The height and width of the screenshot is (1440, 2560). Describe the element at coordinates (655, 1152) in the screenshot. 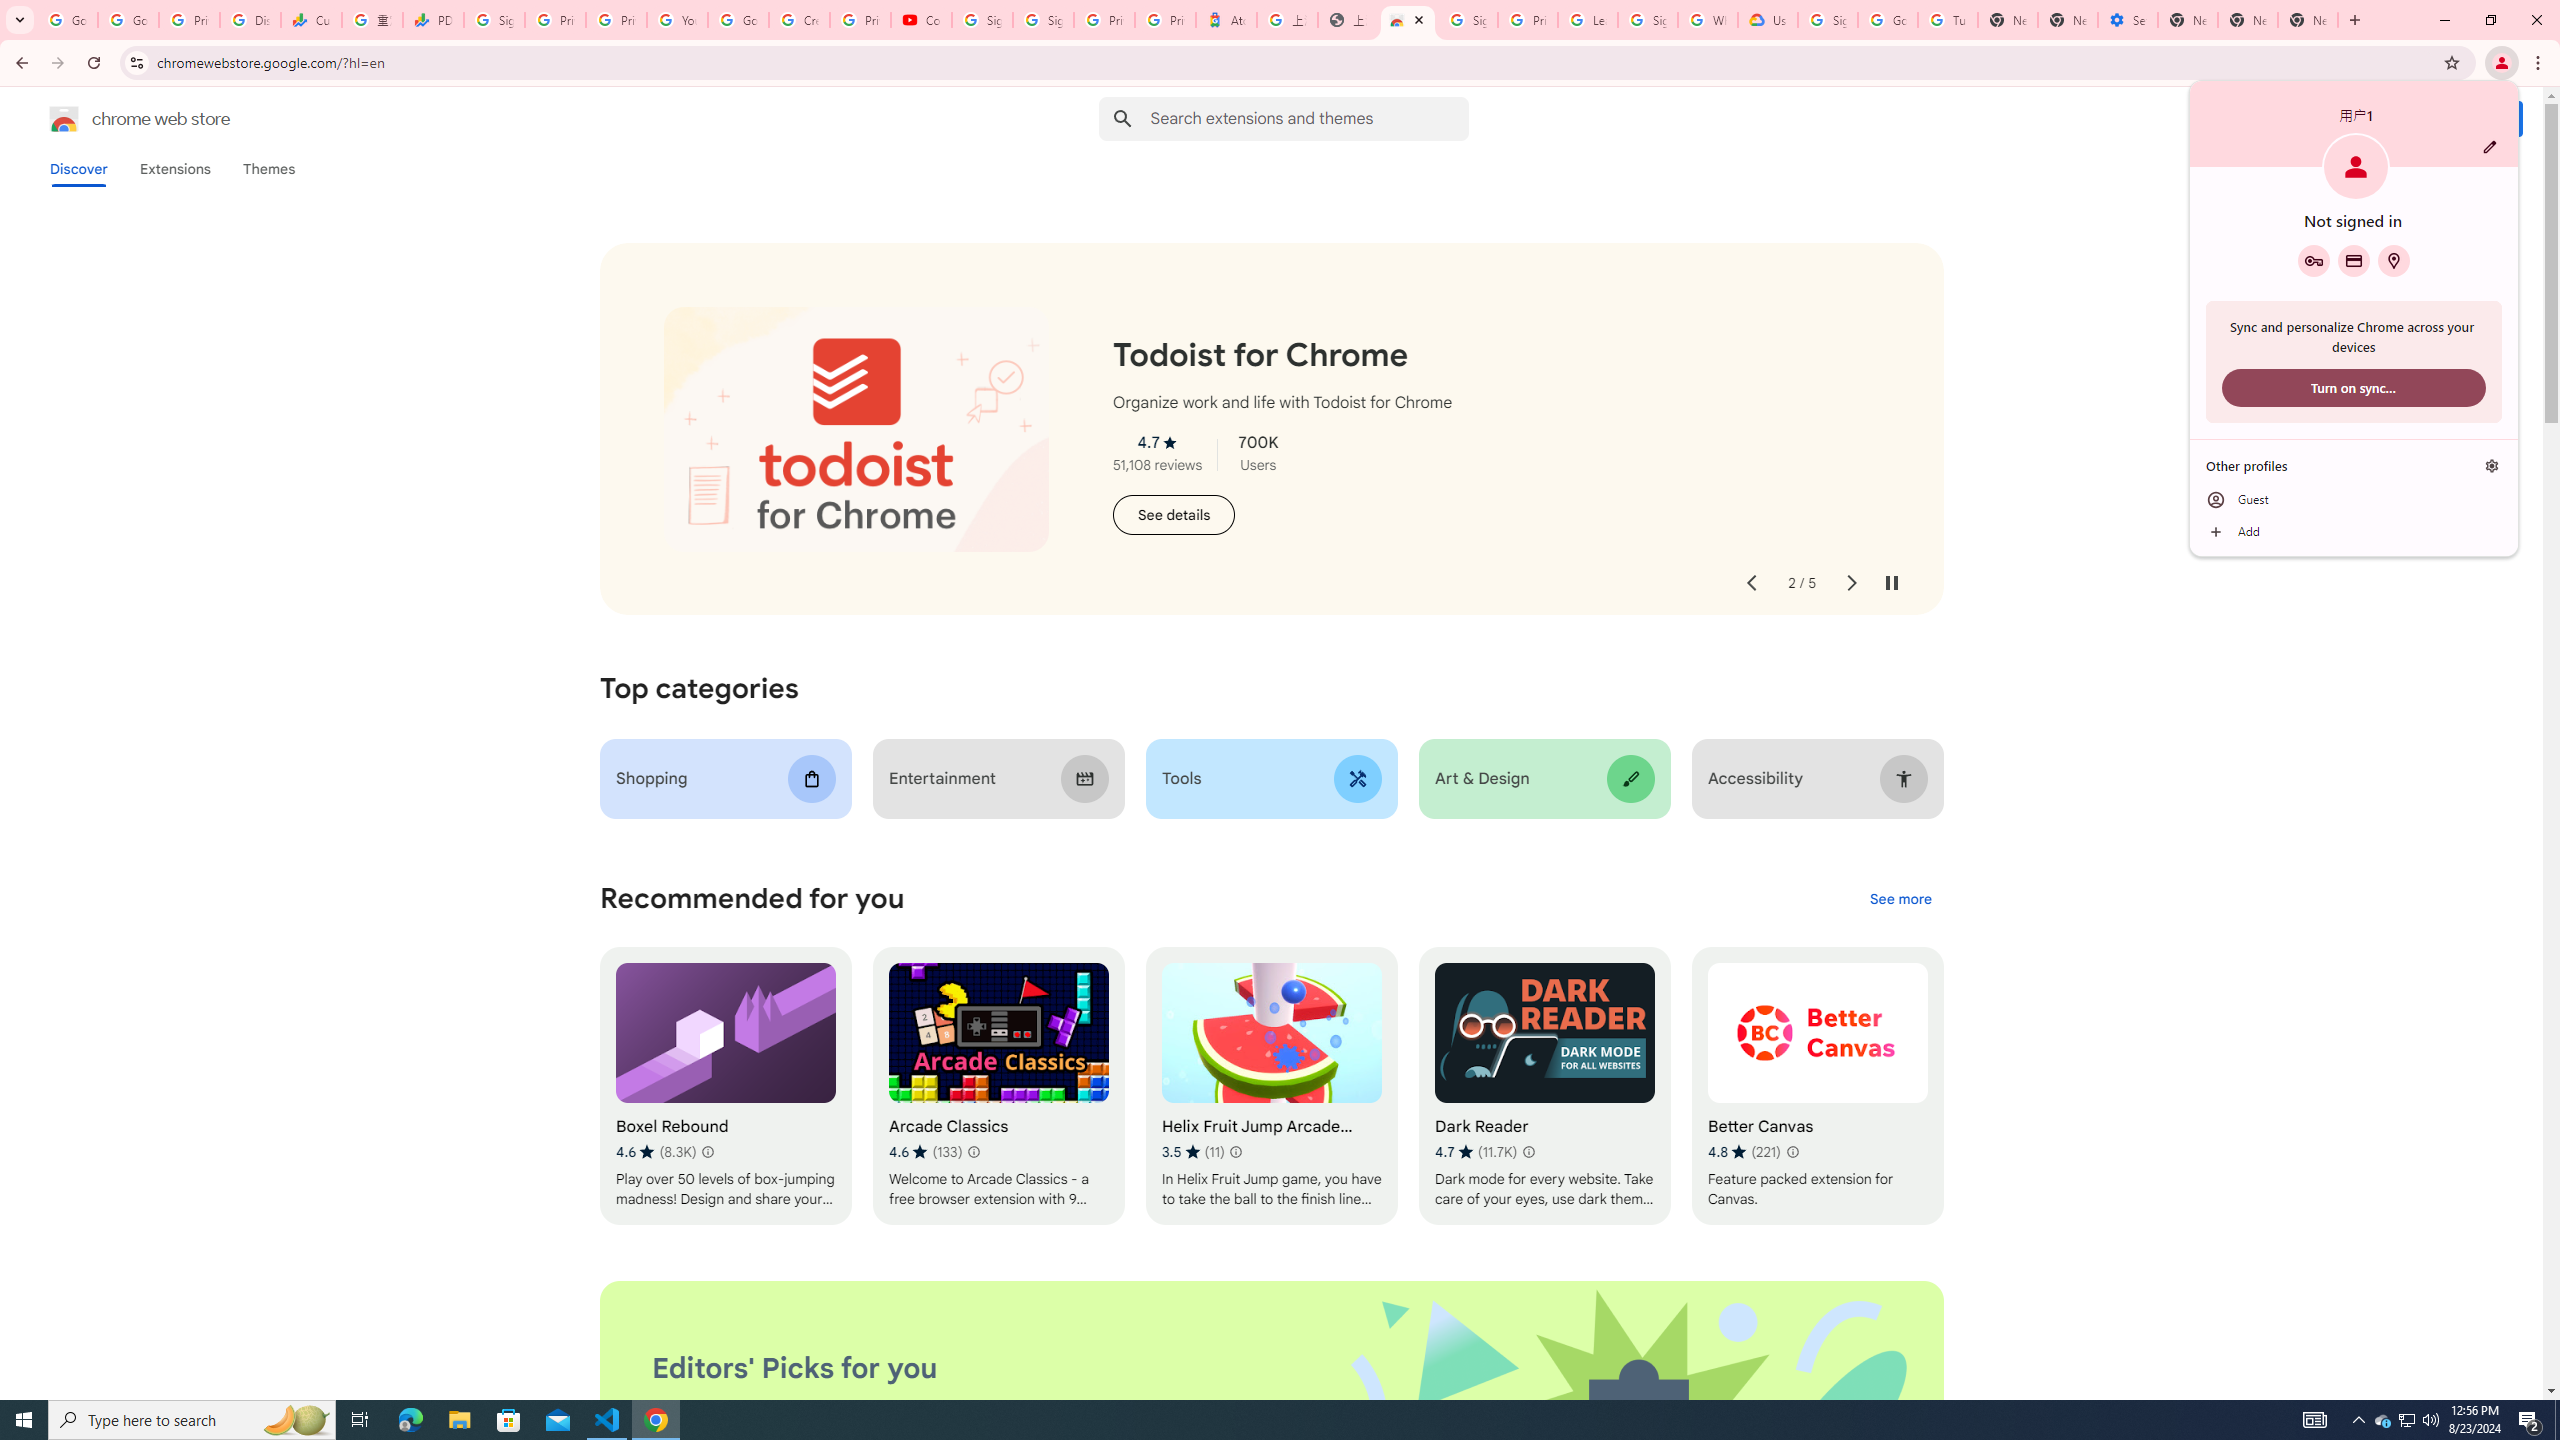

I see `'Average rating 4.6 out of 5 stars. 8.3K ratings.'` at that location.